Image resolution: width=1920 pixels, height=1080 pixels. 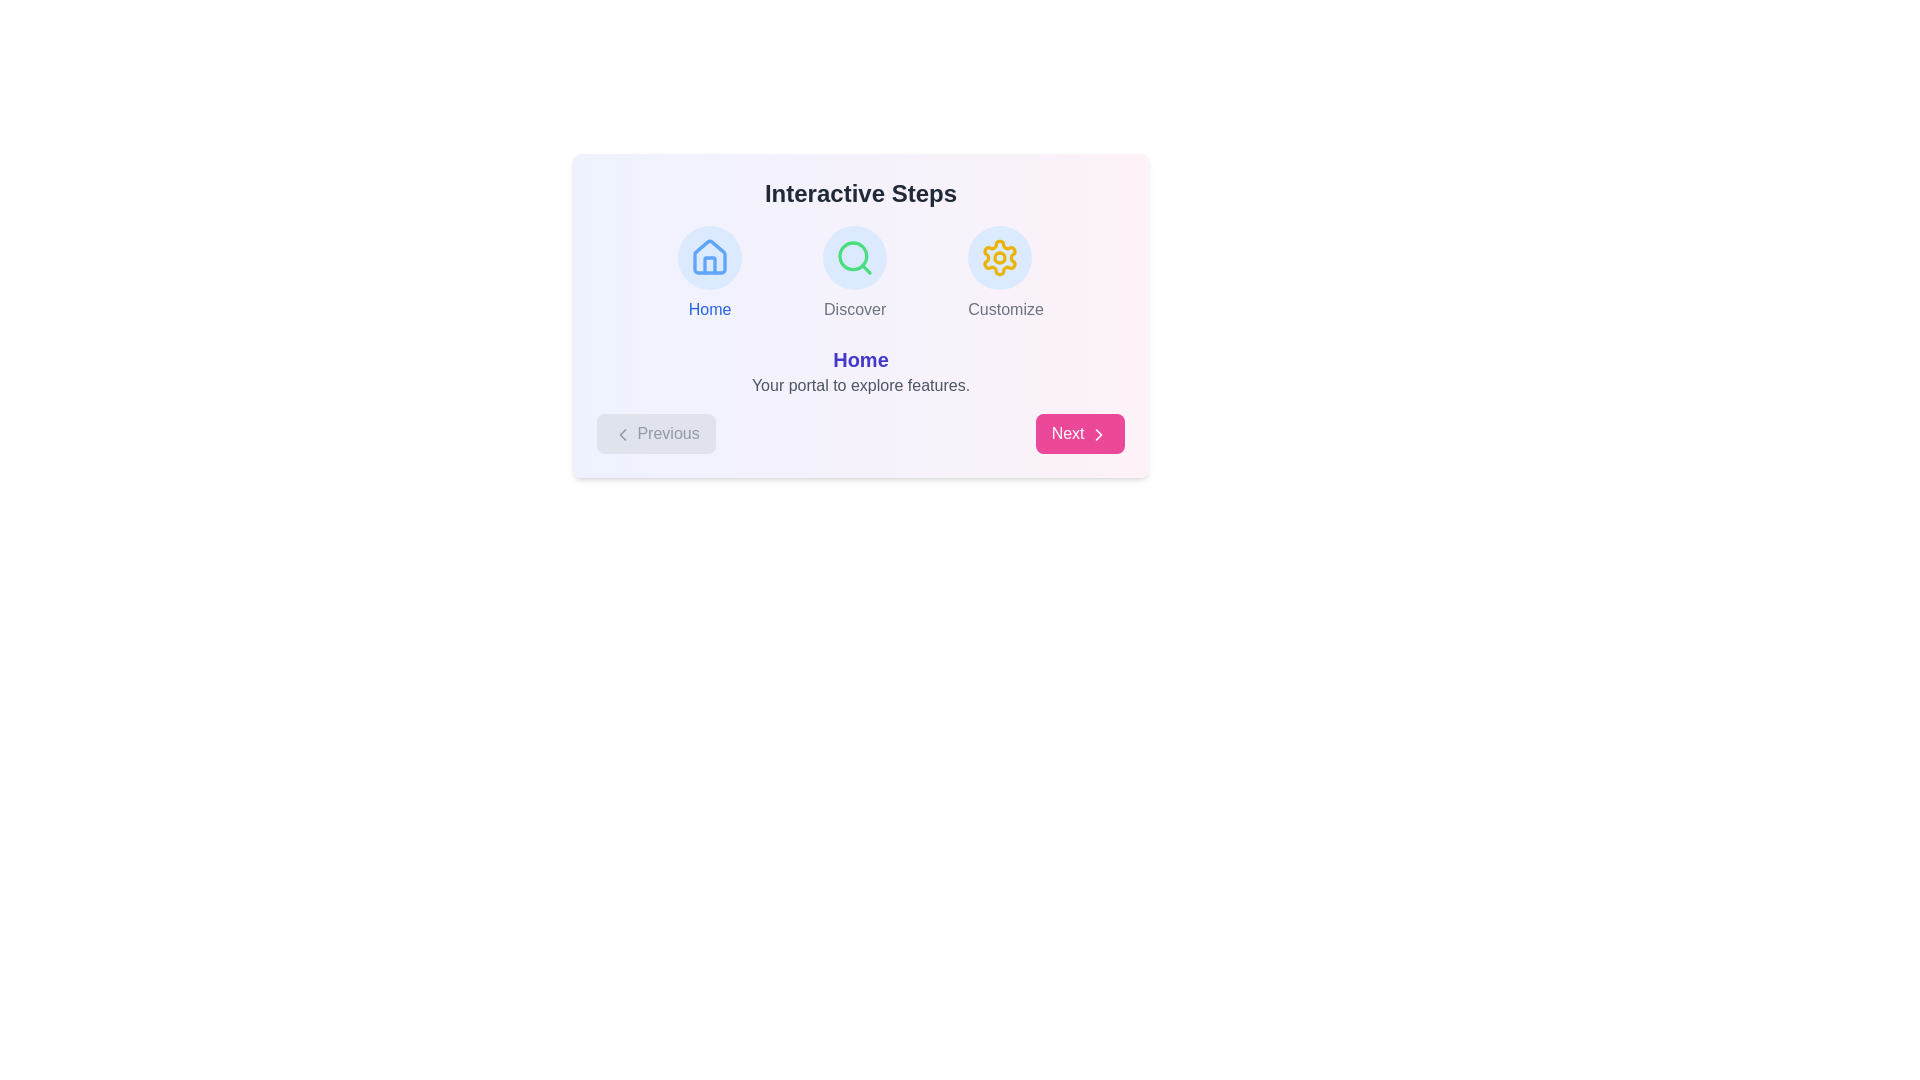 I want to click on the gear icon, which has a yellow color and is set against a circular blue background, located within the 'Interactive Steps' section, so click(x=1000, y=257).